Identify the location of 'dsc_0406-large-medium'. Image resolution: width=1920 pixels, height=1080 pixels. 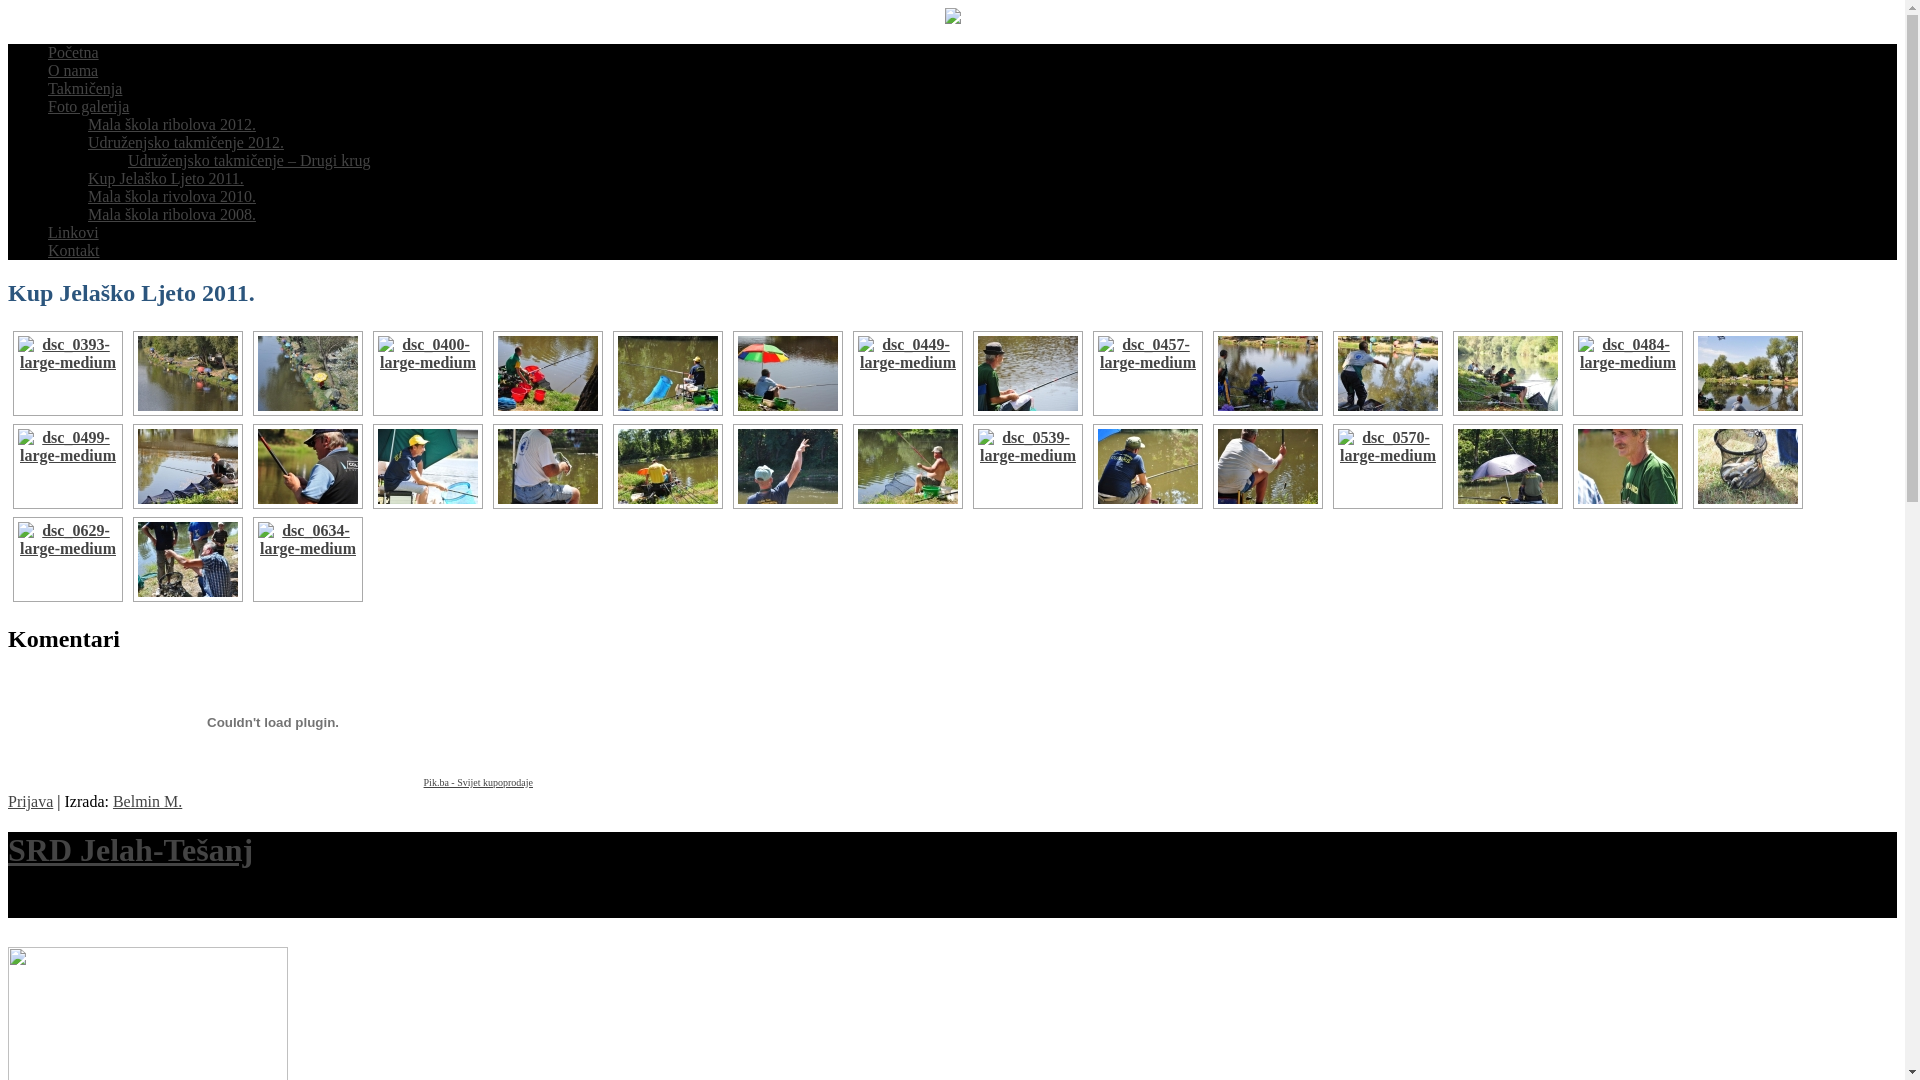
(547, 373).